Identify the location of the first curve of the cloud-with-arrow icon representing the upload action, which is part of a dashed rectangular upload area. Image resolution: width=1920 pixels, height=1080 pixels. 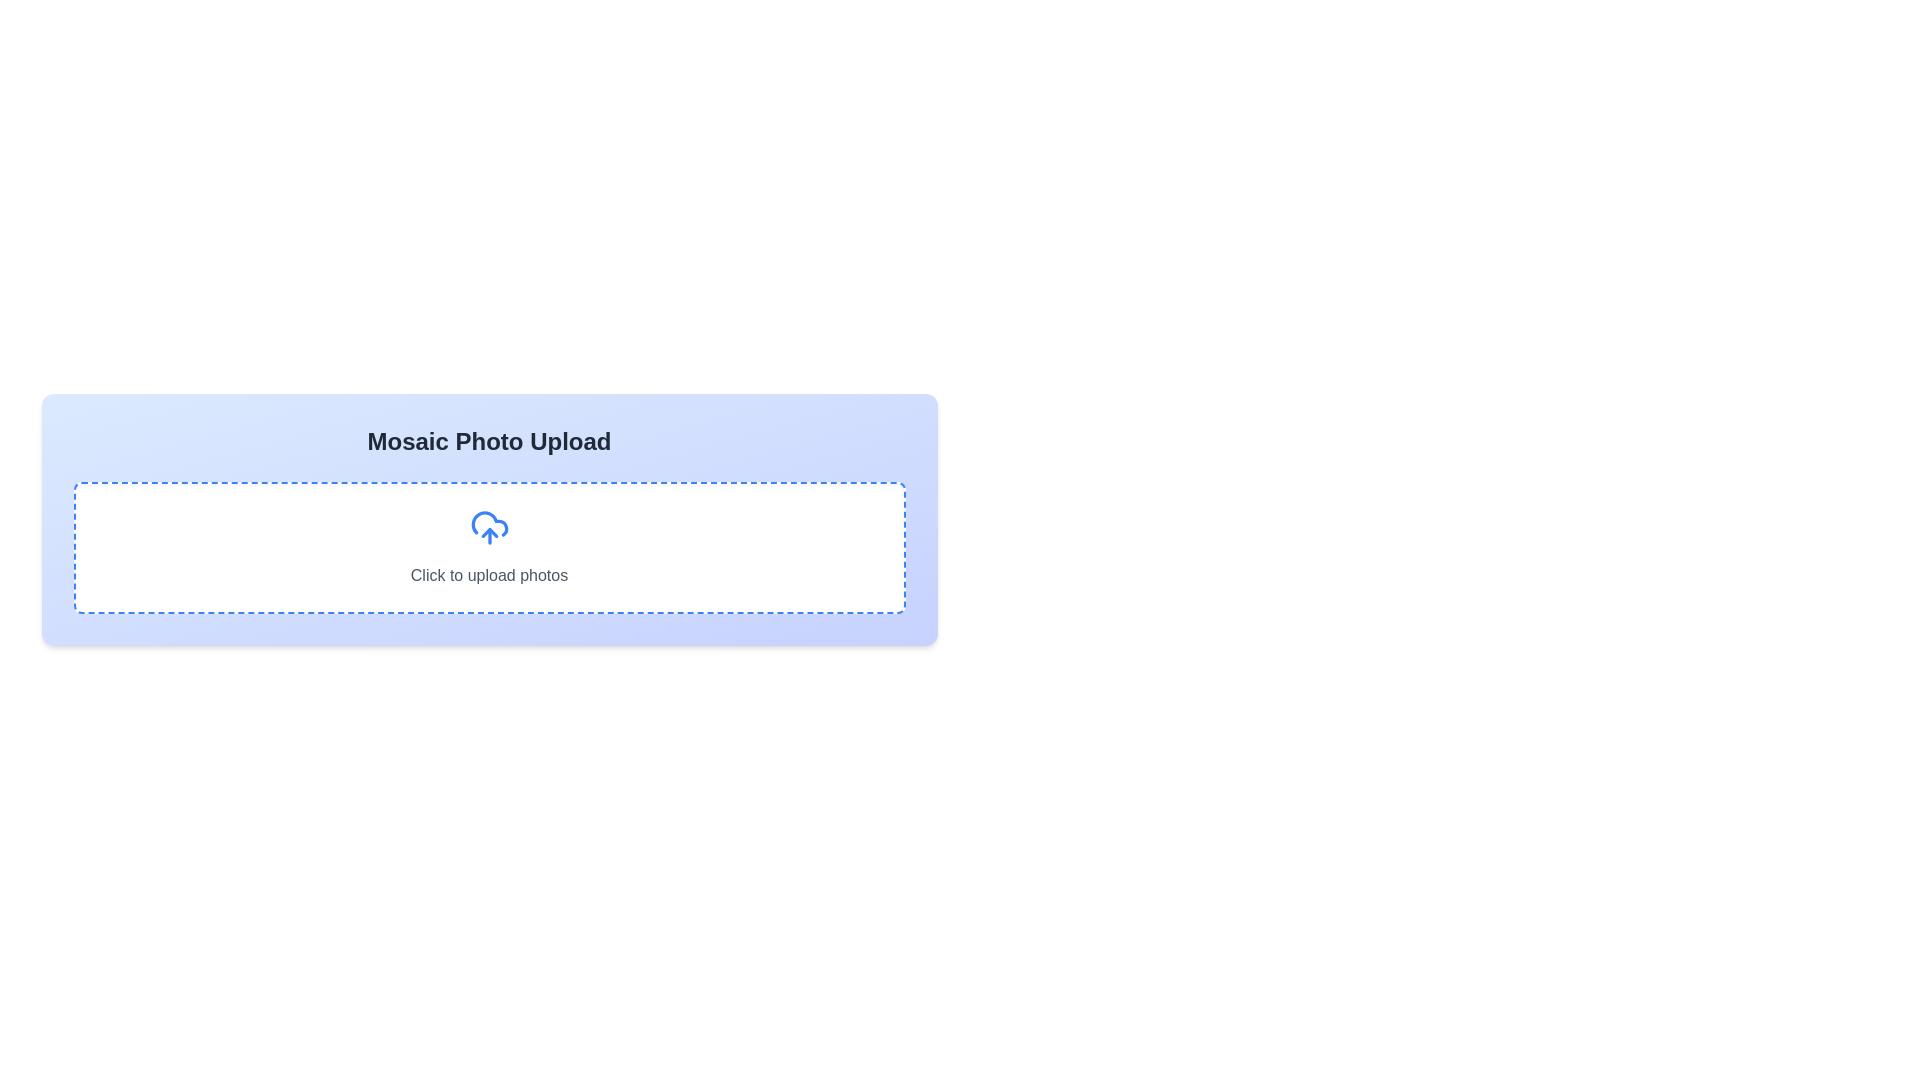
(489, 523).